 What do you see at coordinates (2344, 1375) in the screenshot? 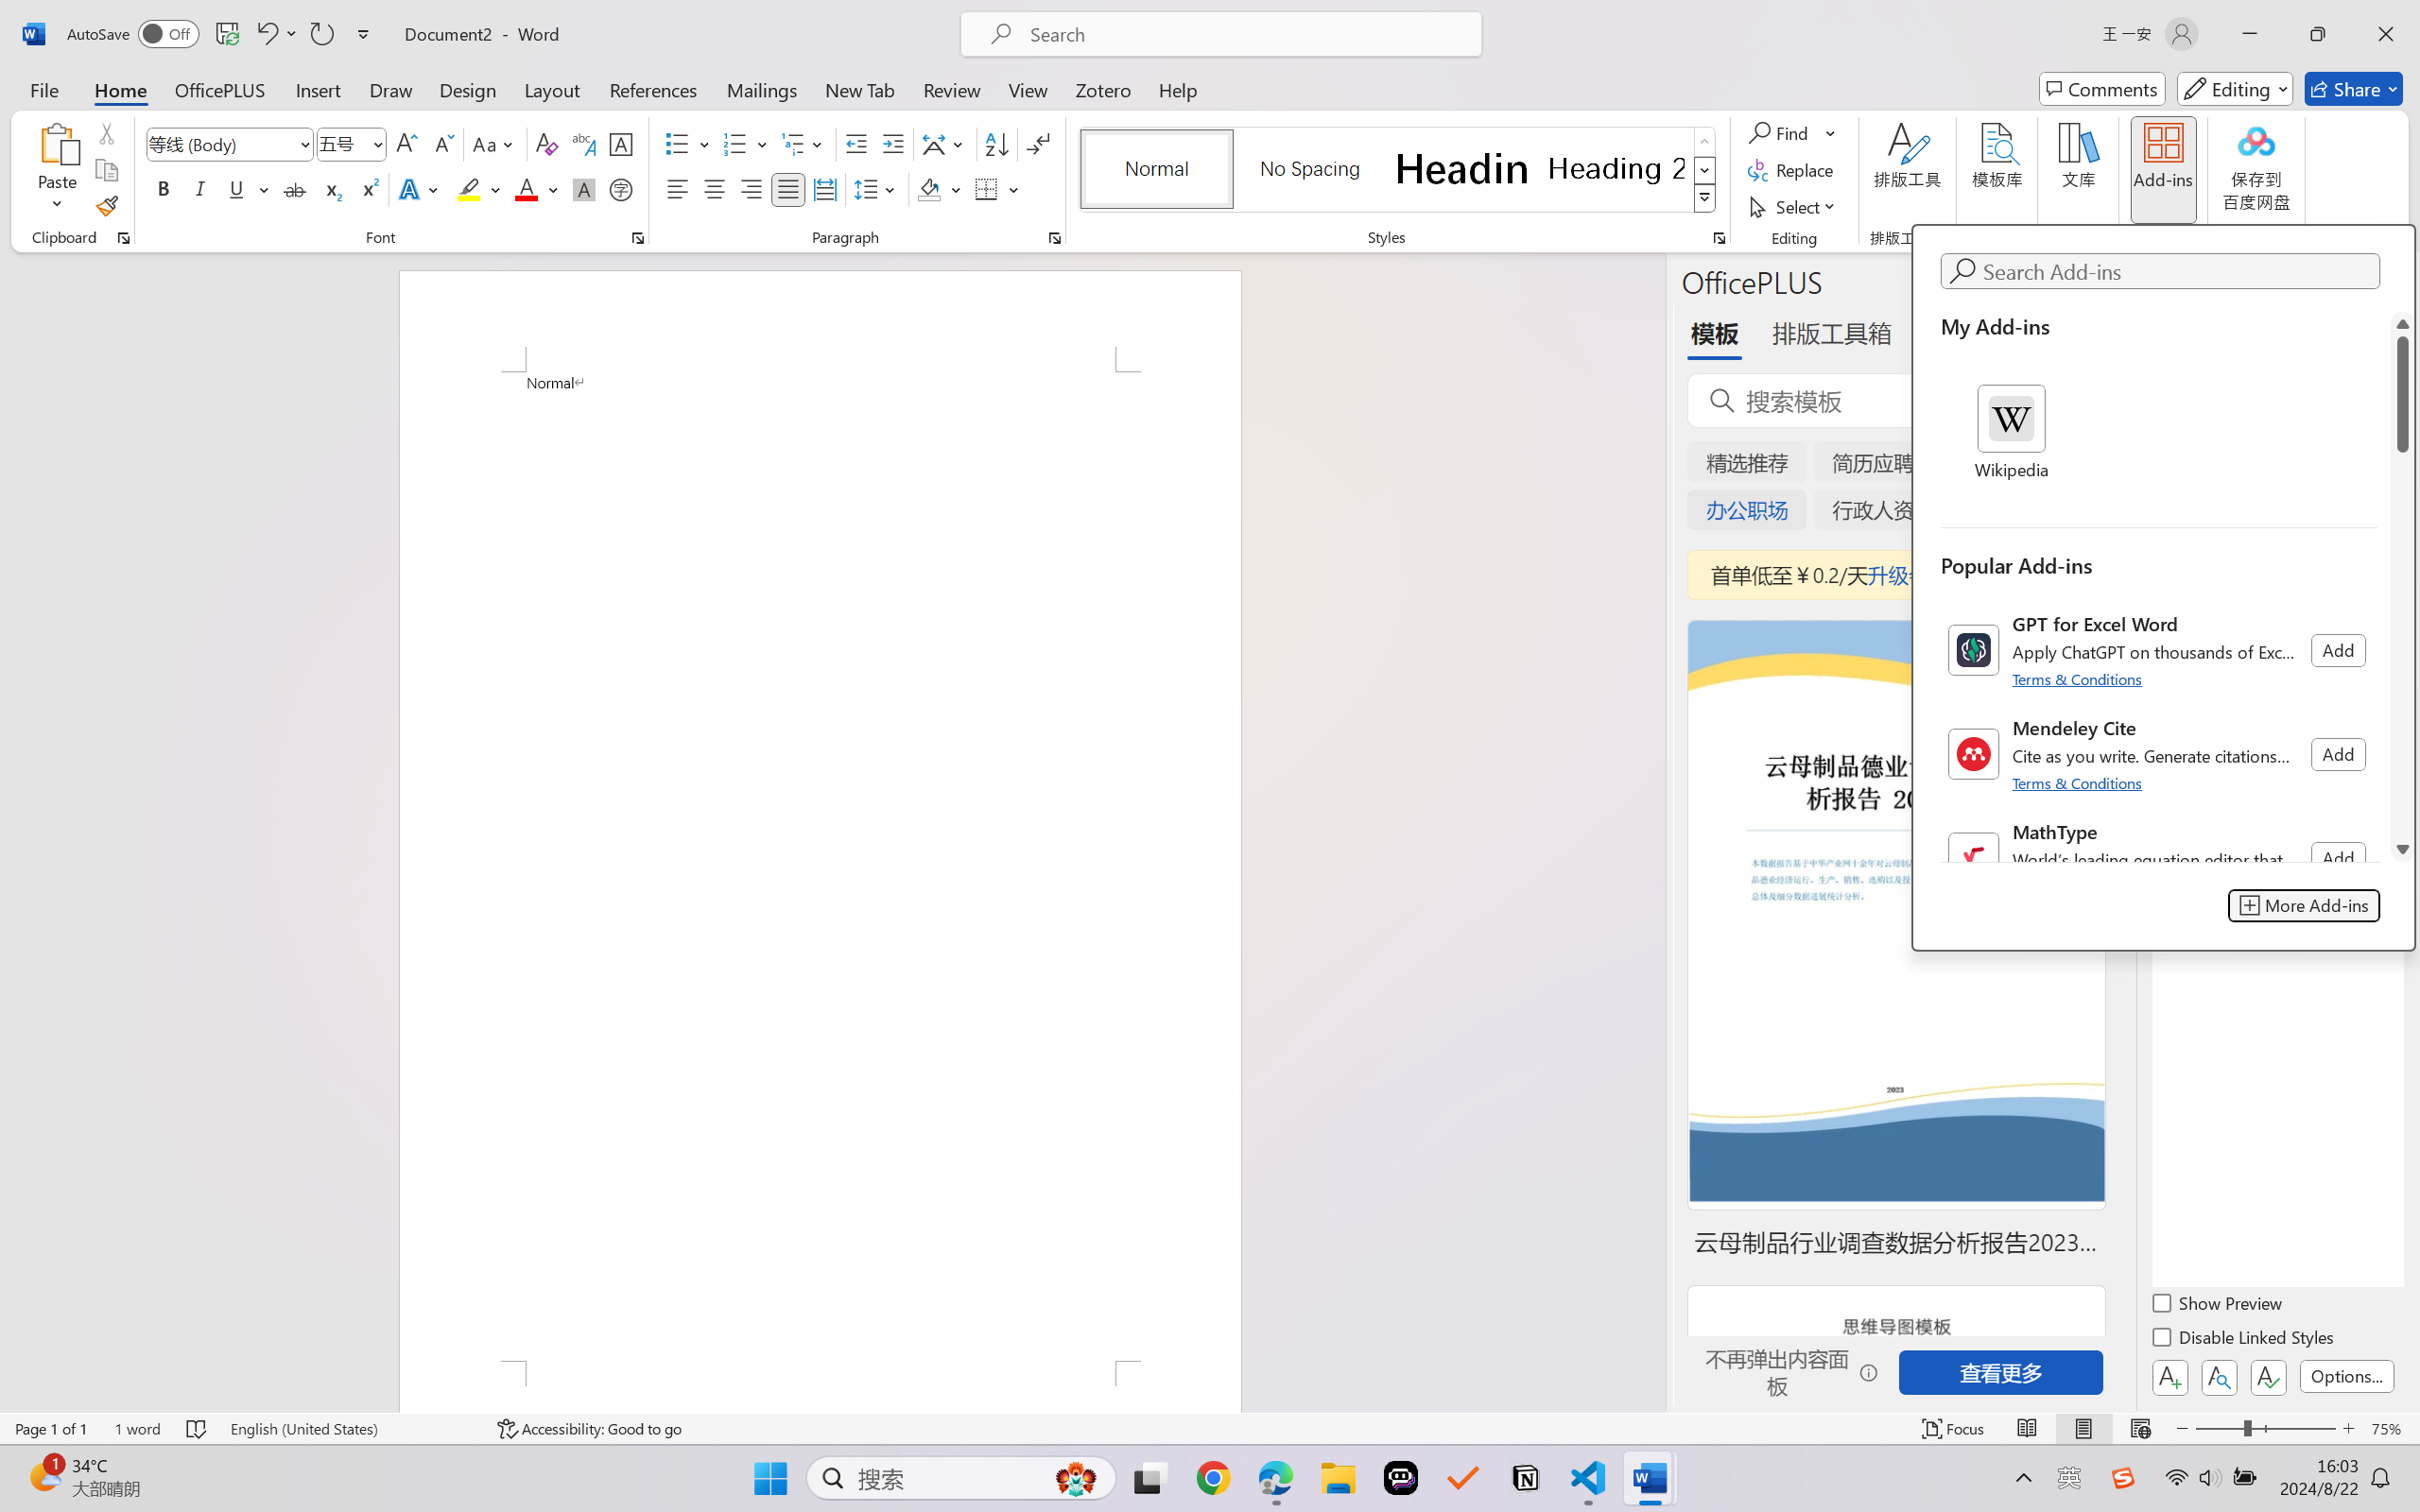
I see `'Options...'` at bounding box center [2344, 1375].